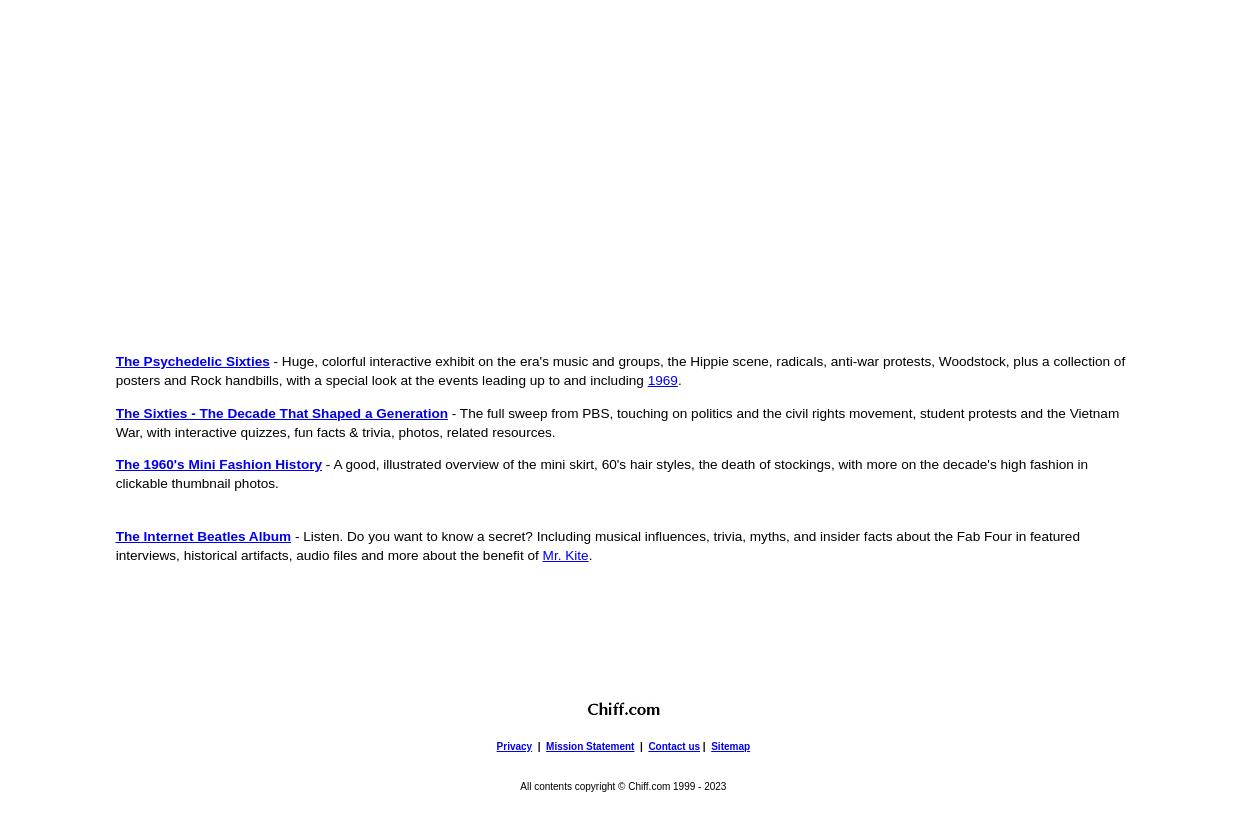 The width and height of the screenshot is (1250, 835). What do you see at coordinates (616, 421) in the screenshot?
I see `'- The full 
                sweep from PBS, touching on politics and the civil rights movement, 
                student protests and the Vietnam War, with interactive quizzes, 
                fun facts & trivia, photos, related resources.'` at bounding box center [616, 421].